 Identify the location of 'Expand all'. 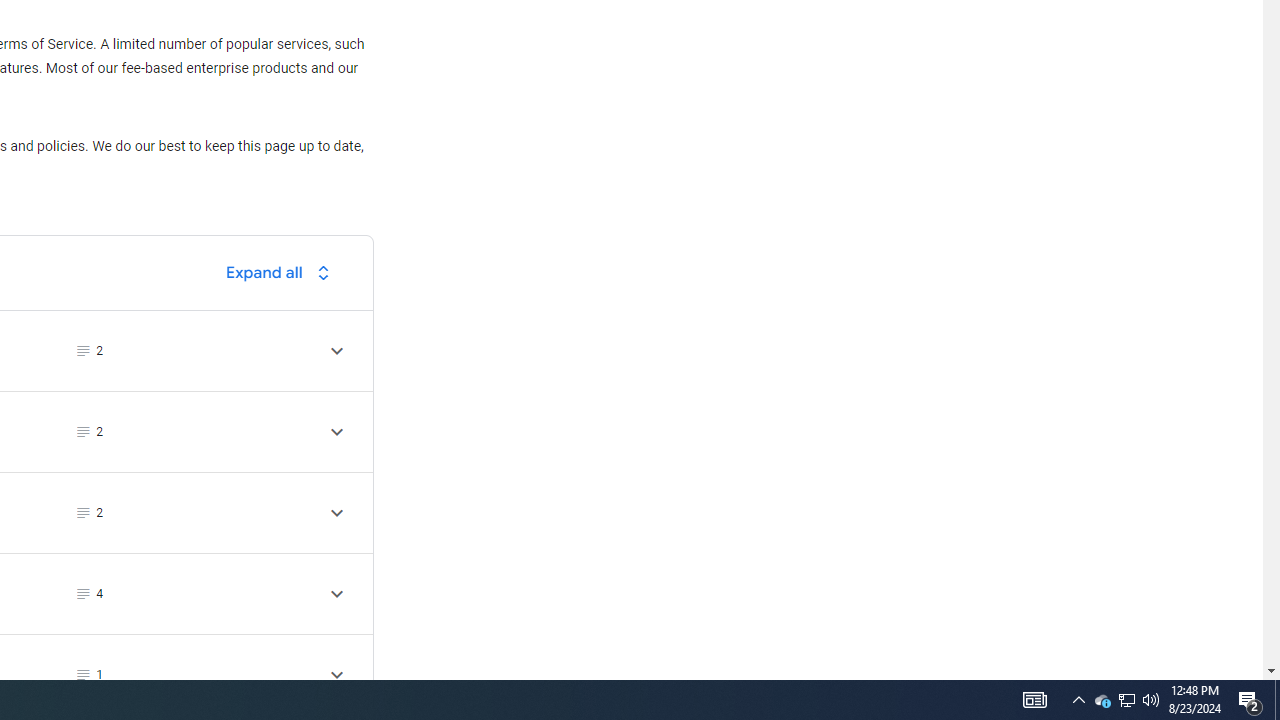
(282, 272).